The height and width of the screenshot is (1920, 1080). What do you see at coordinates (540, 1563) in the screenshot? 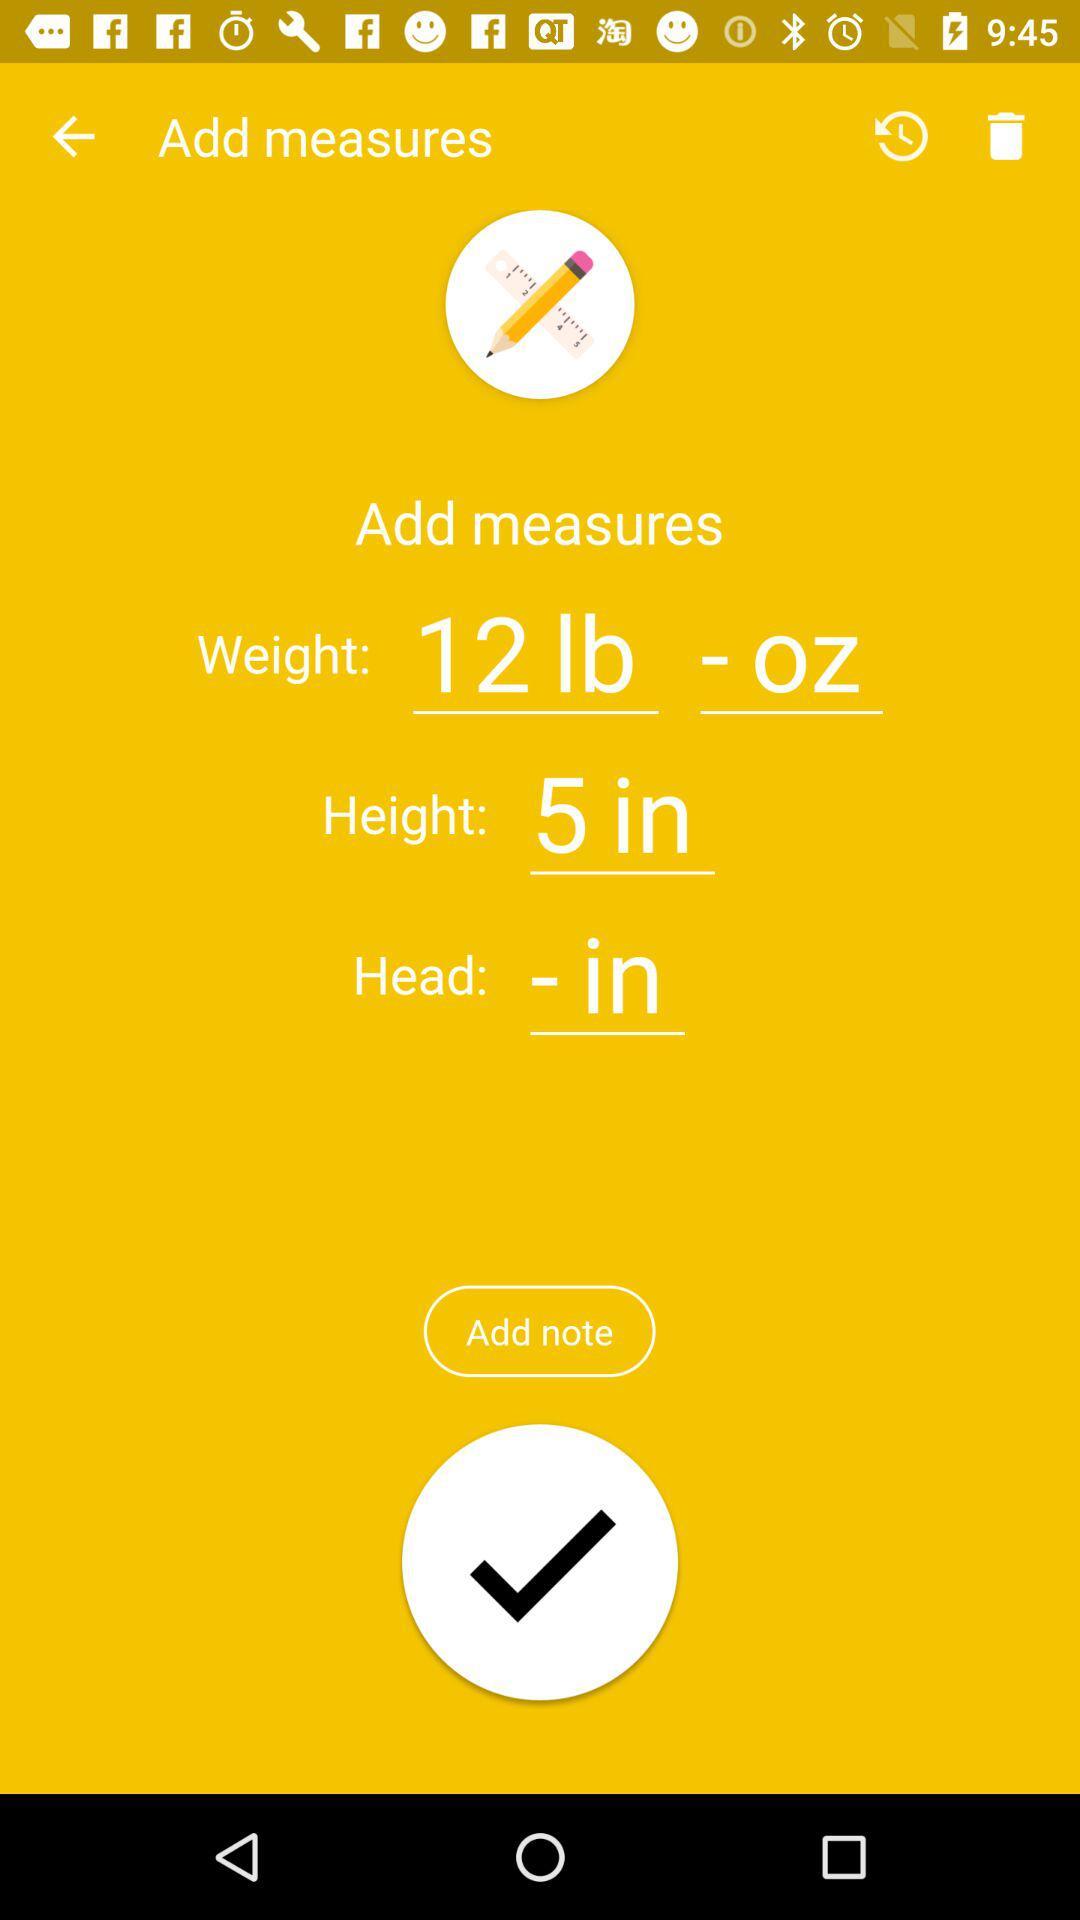
I see `finished` at bounding box center [540, 1563].